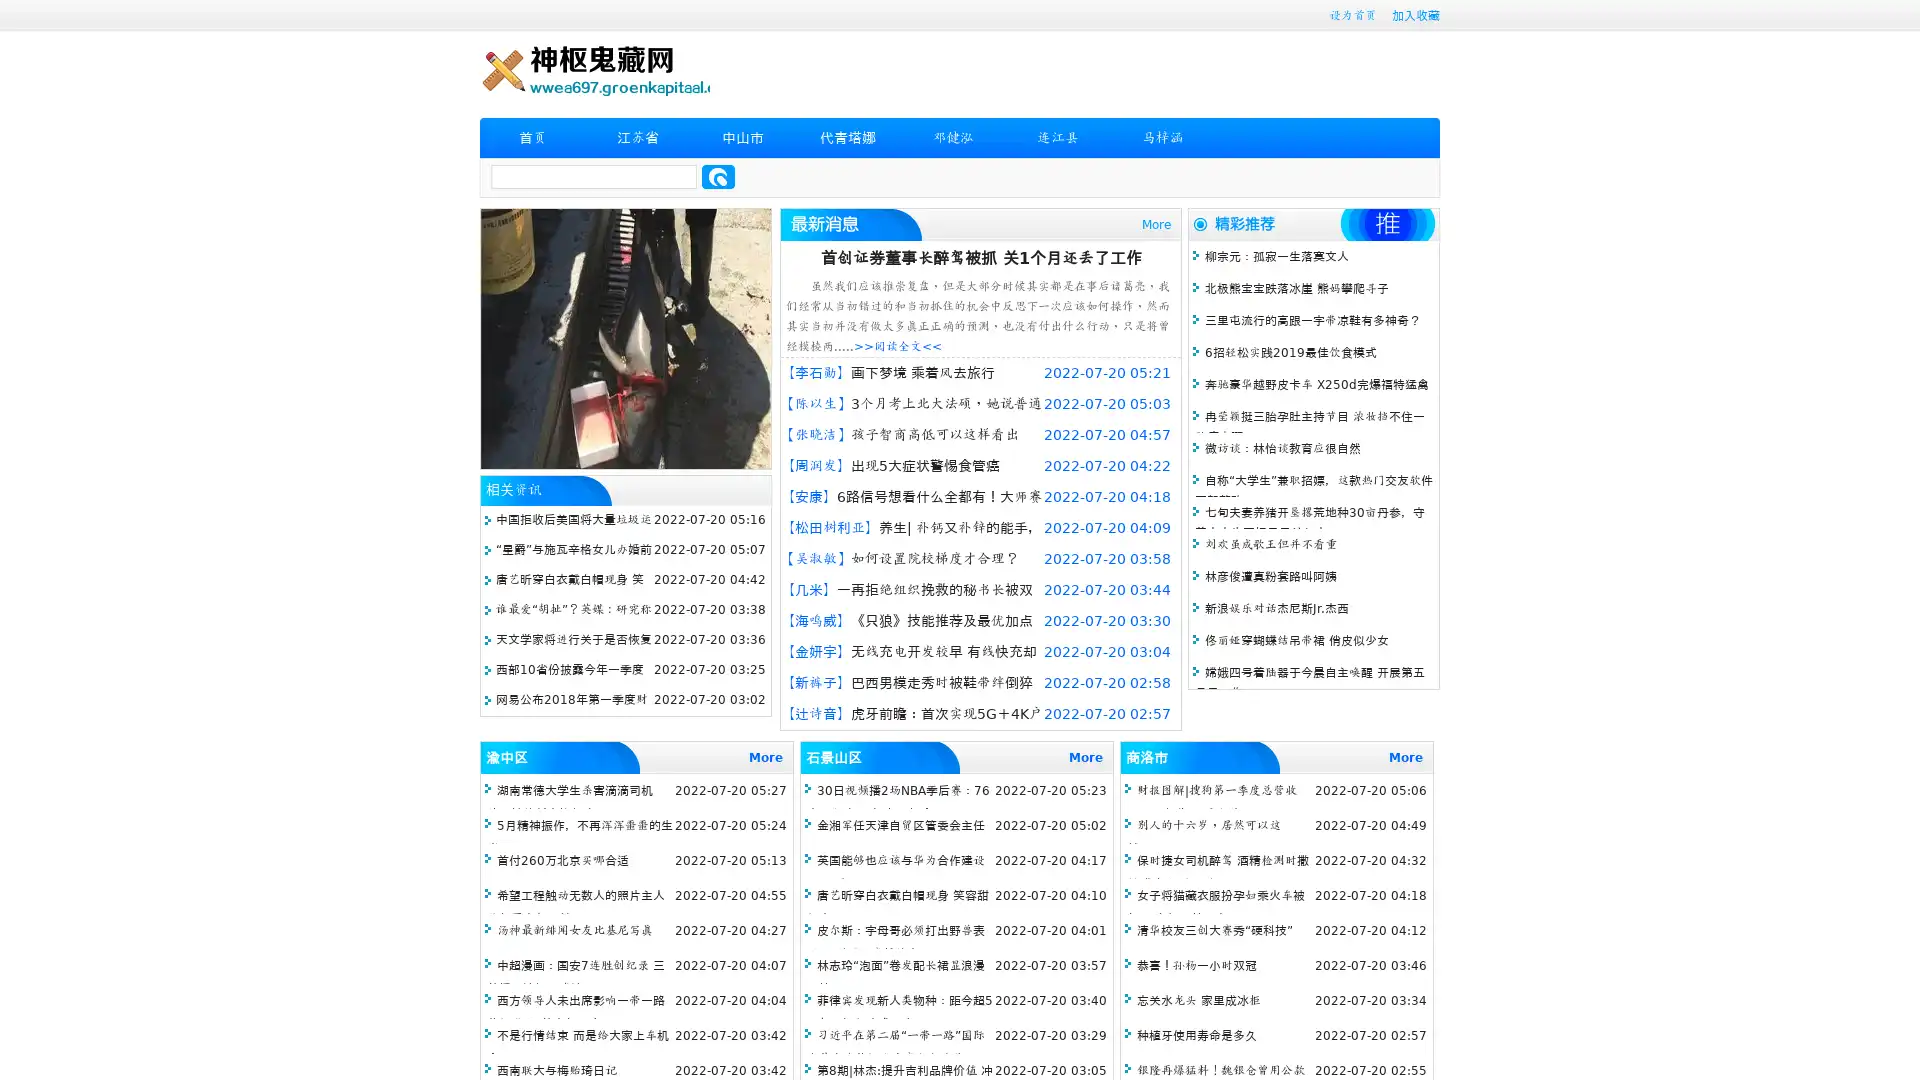  I want to click on Search, so click(718, 176).